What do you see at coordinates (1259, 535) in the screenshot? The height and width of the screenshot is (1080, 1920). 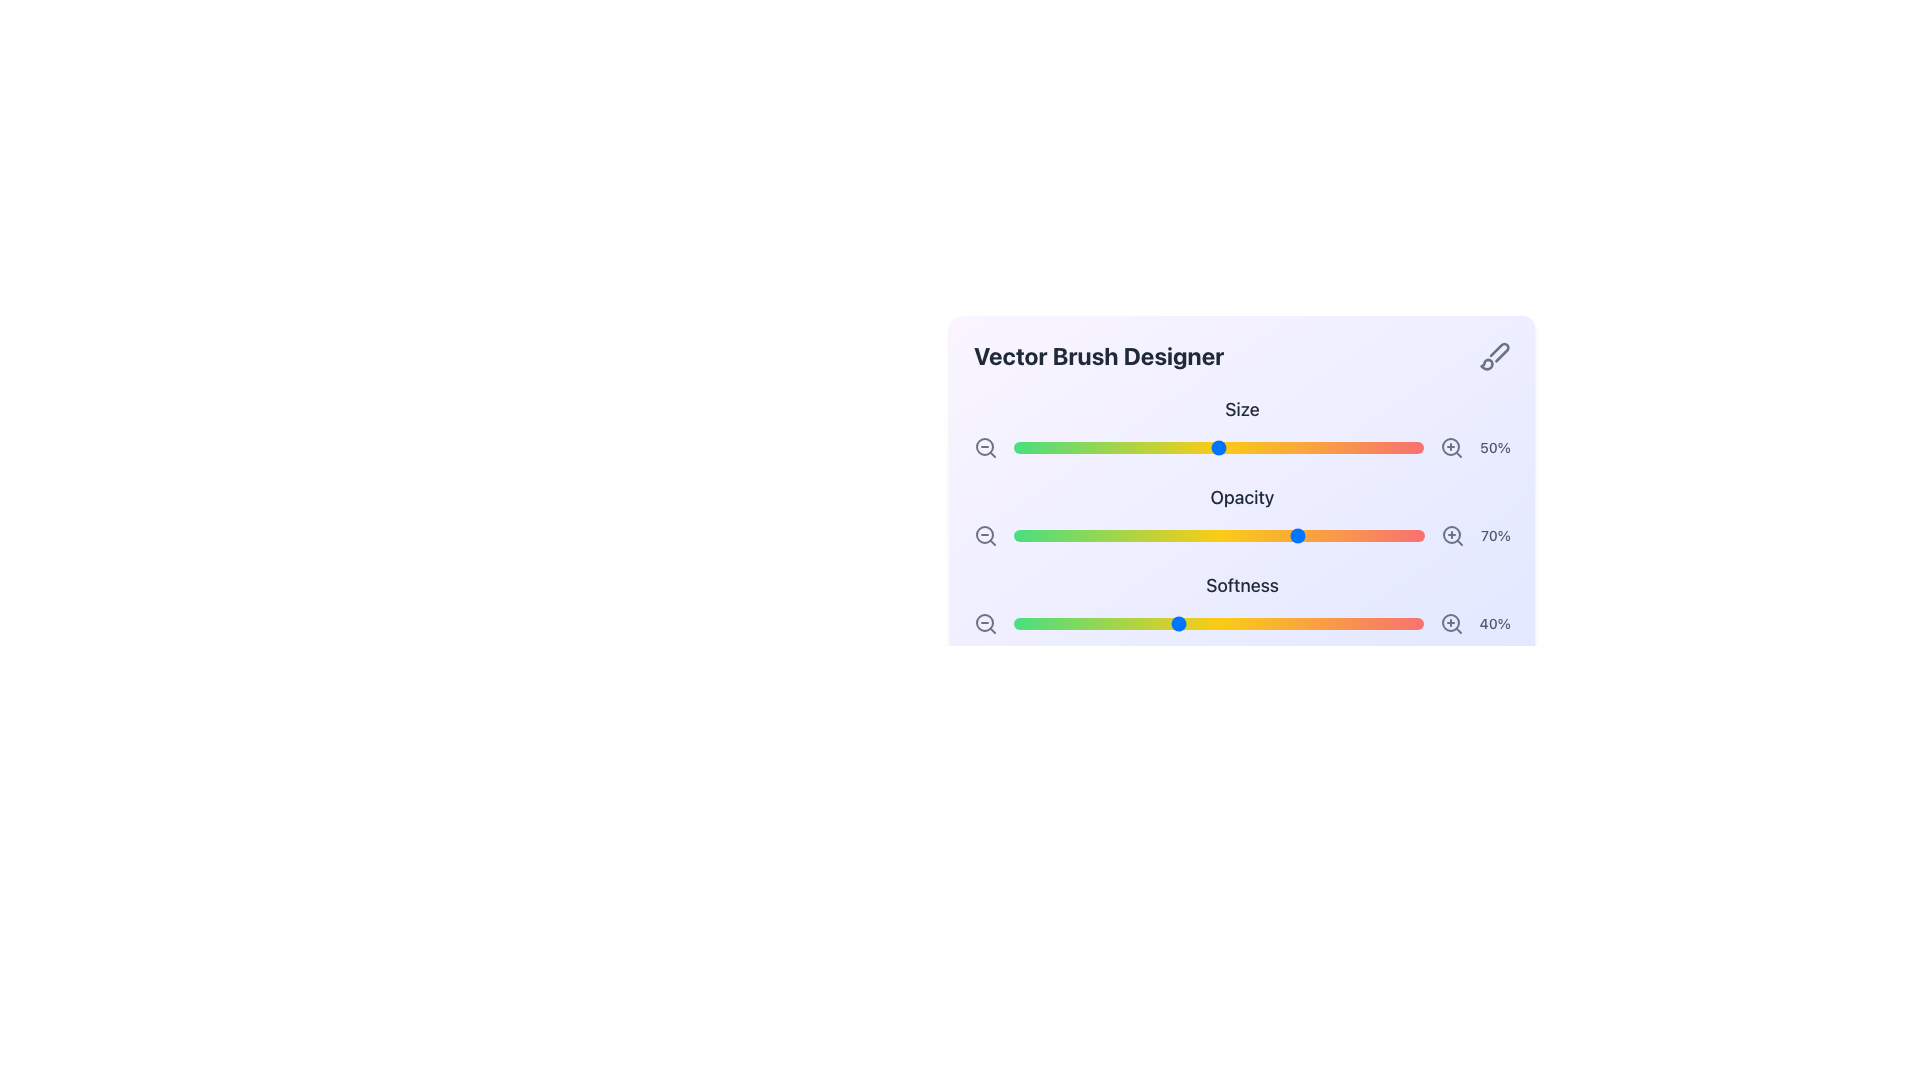 I see `opacity` at bounding box center [1259, 535].